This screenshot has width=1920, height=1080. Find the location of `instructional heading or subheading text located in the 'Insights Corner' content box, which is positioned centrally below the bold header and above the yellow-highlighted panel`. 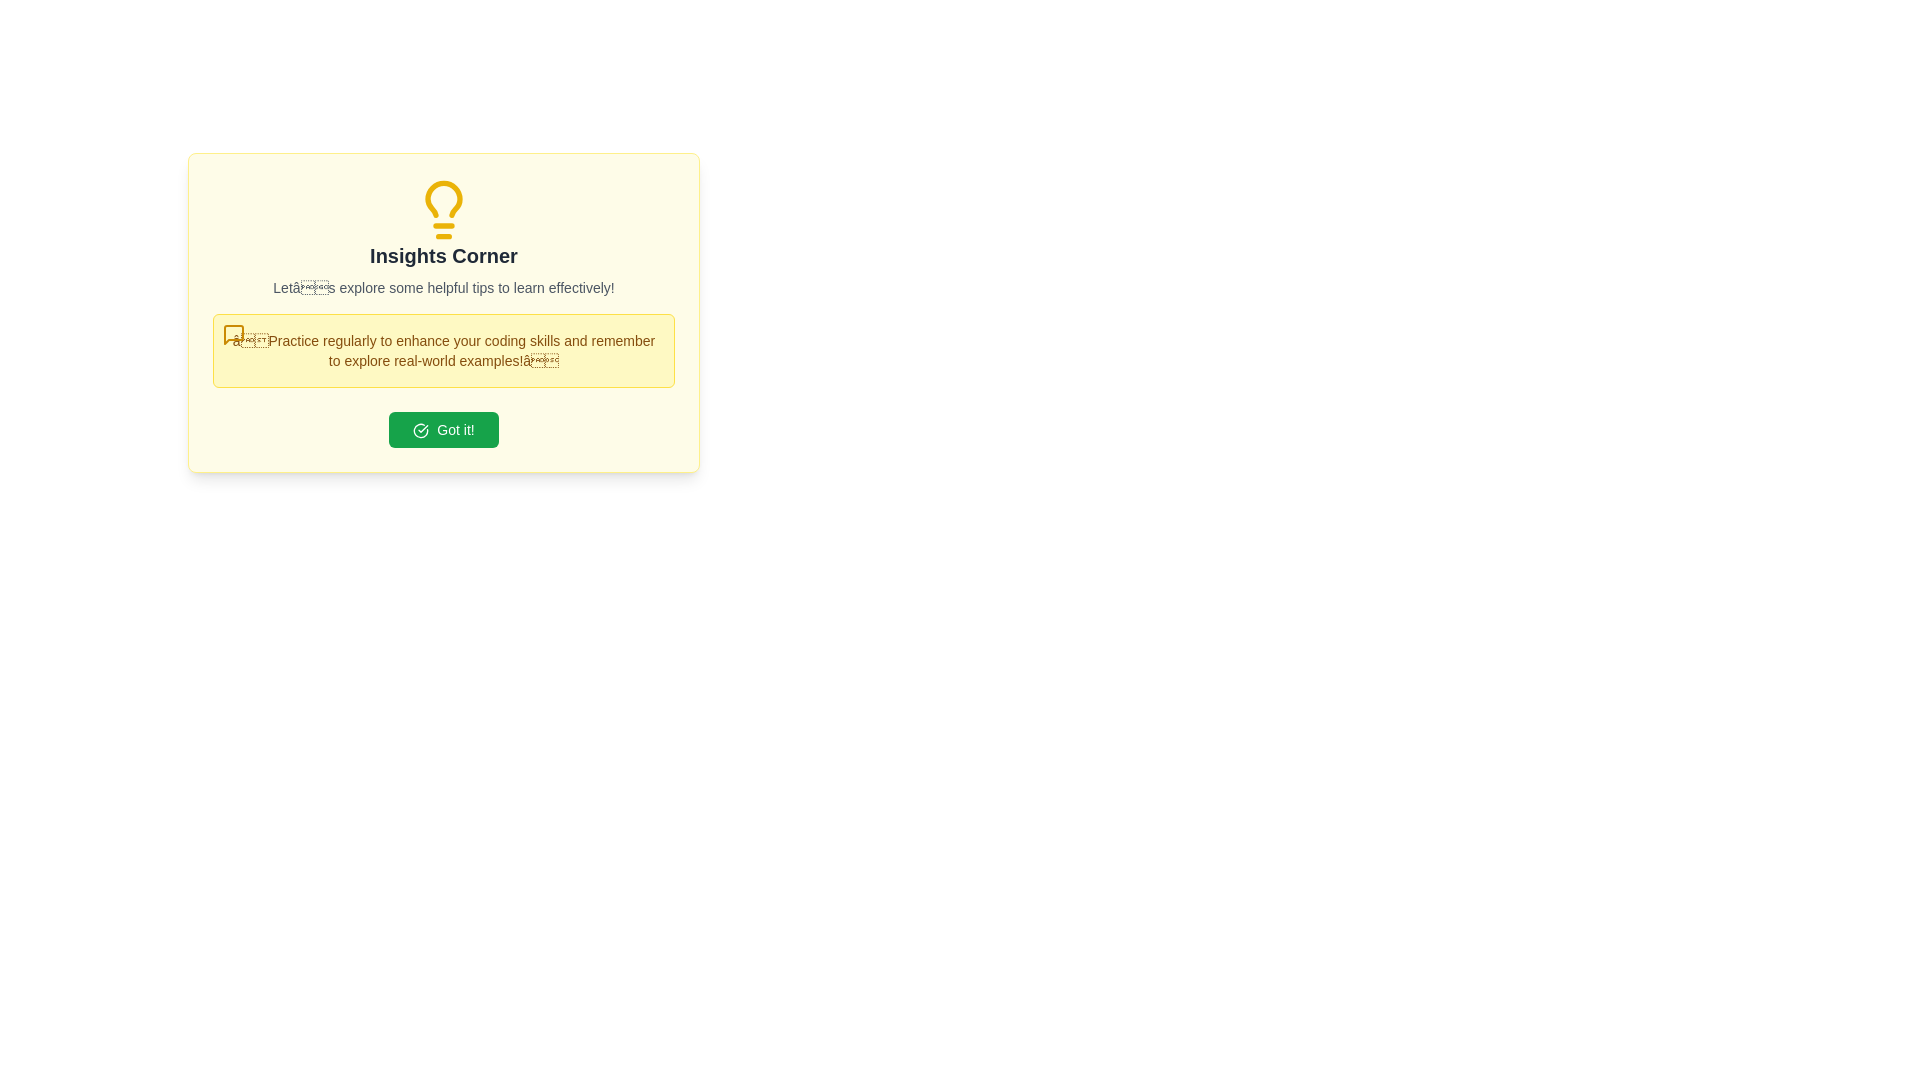

instructional heading or subheading text located in the 'Insights Corner' content box, which is positioned centrally below the bold header and above the yellow-highlighted panel is located at coordinates (443, 288).